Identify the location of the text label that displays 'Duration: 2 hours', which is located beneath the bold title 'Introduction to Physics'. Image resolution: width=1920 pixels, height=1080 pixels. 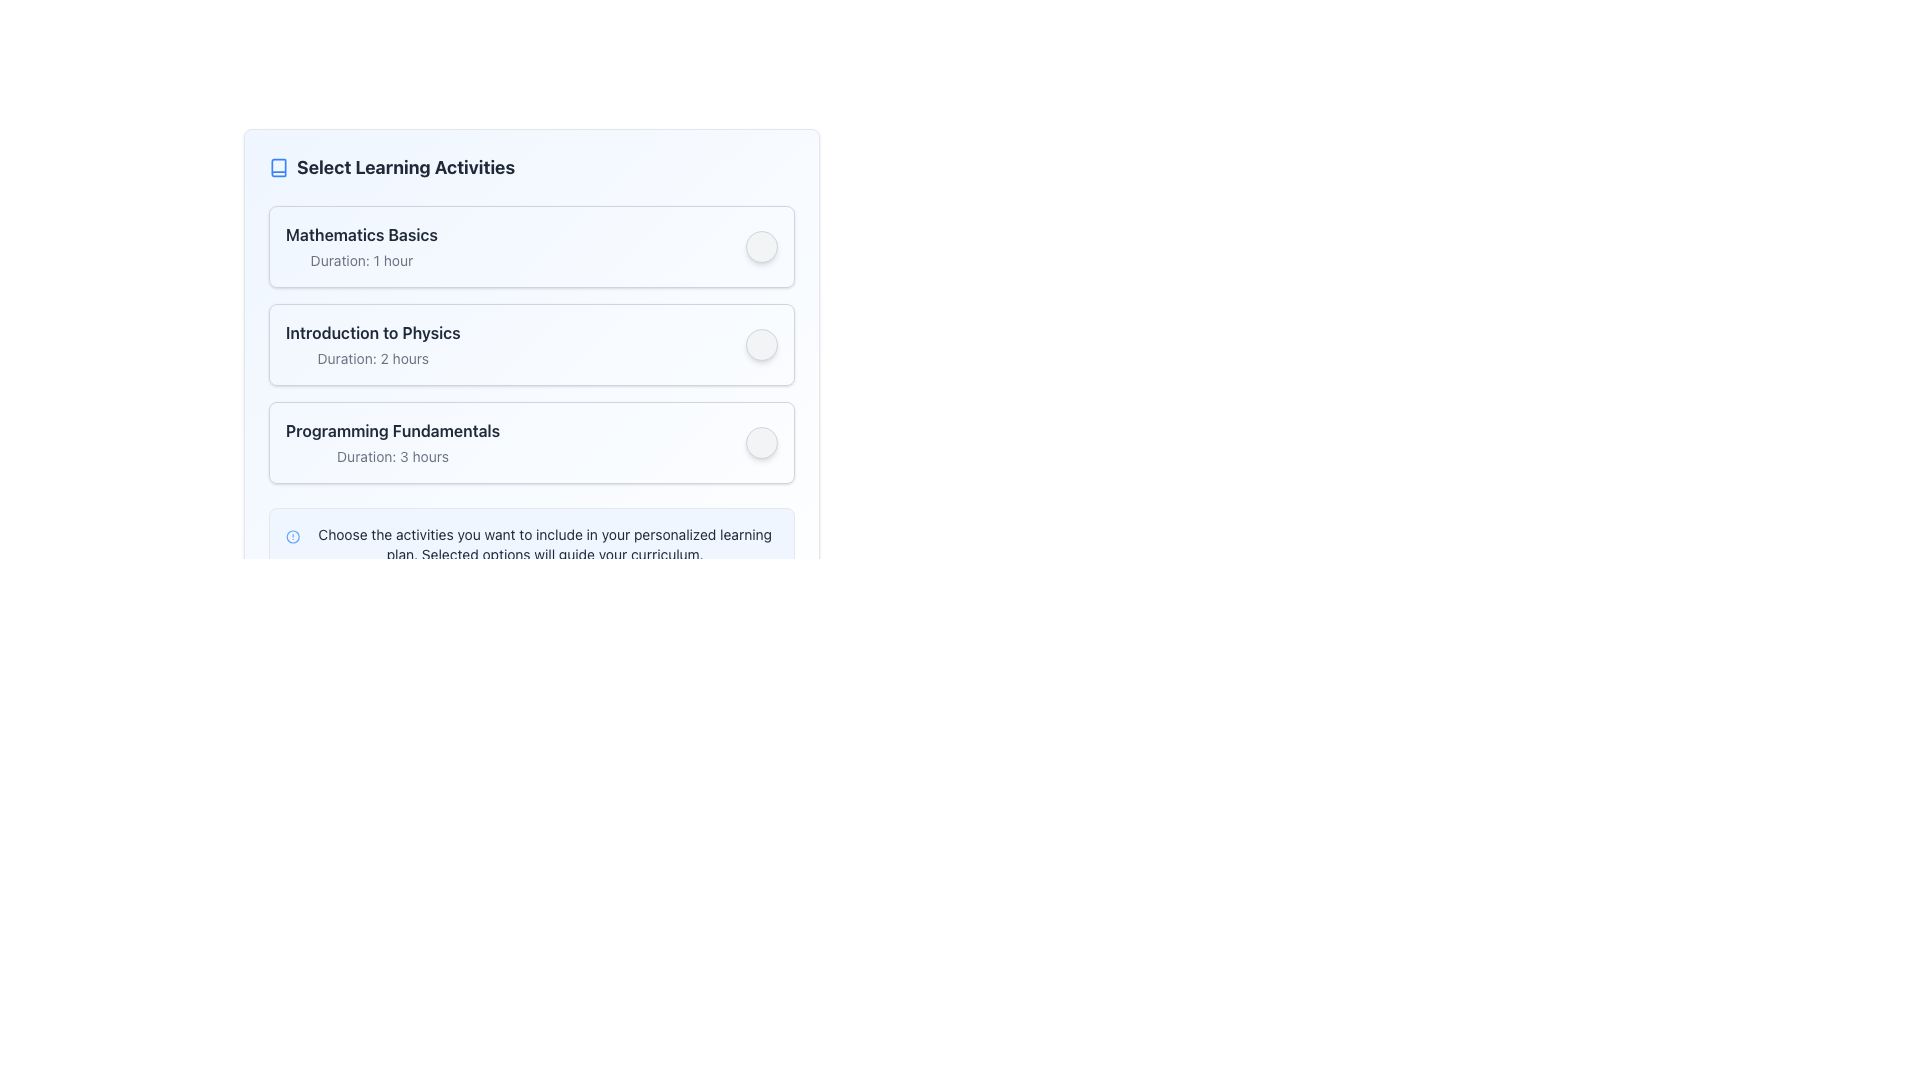
(373, 357).